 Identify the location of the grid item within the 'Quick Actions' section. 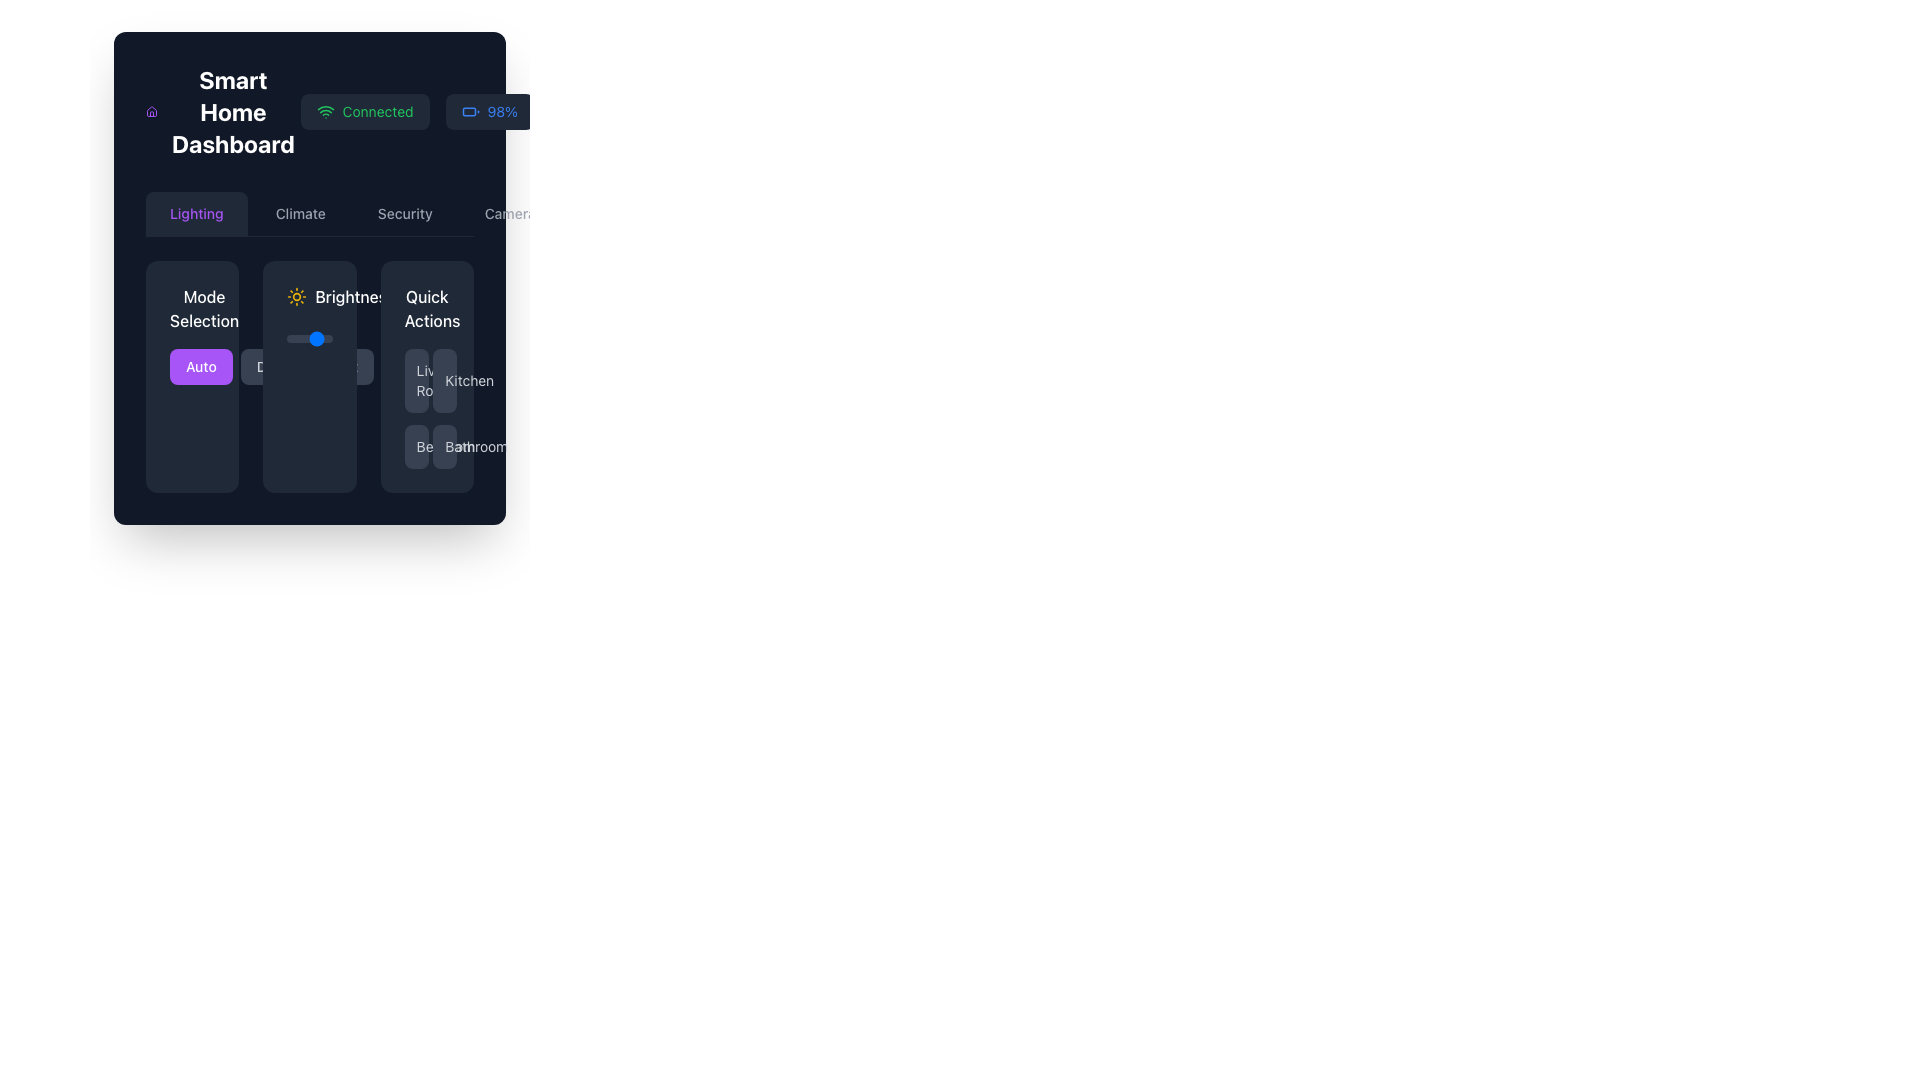
(426, 407).